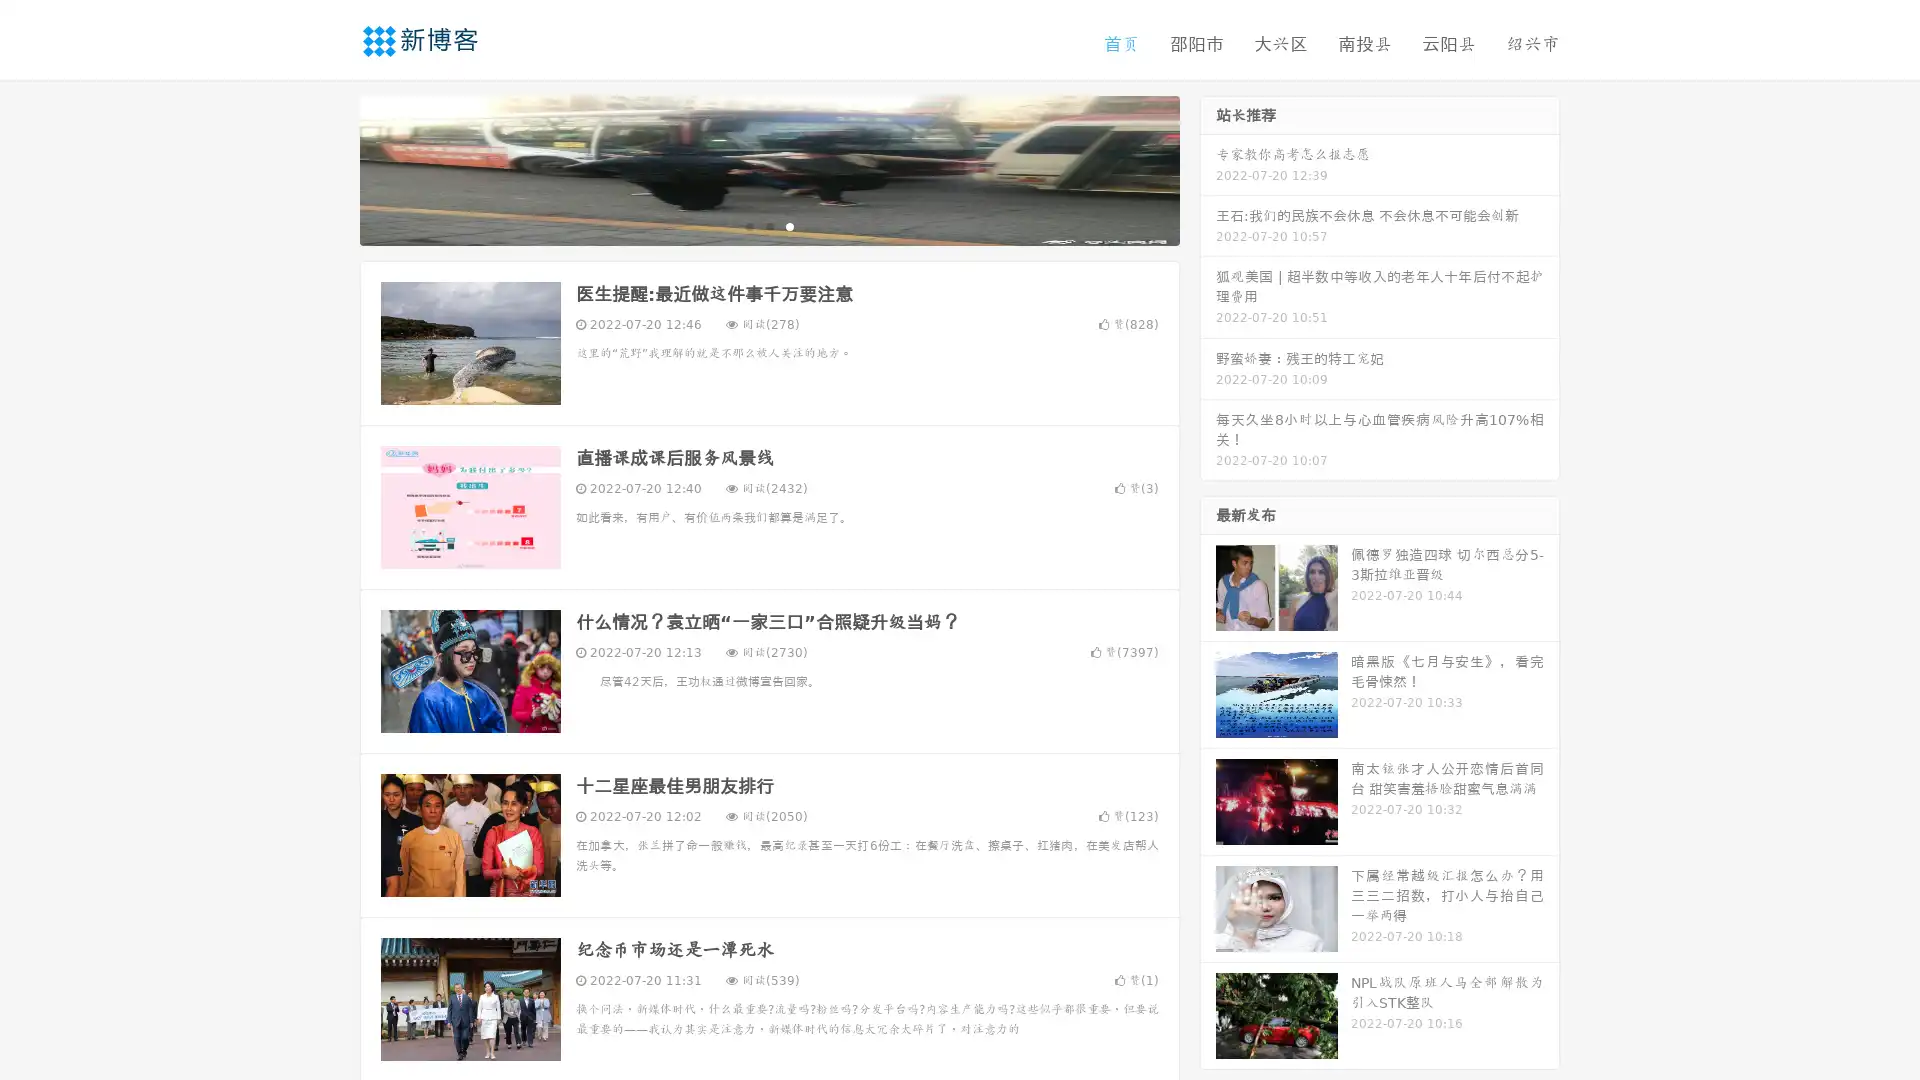 The height and width of the screenshot is (1080, 1920). Describe the element at coordinates (789, 225) in the screenshot. I see `Go to slide 3` at that location.